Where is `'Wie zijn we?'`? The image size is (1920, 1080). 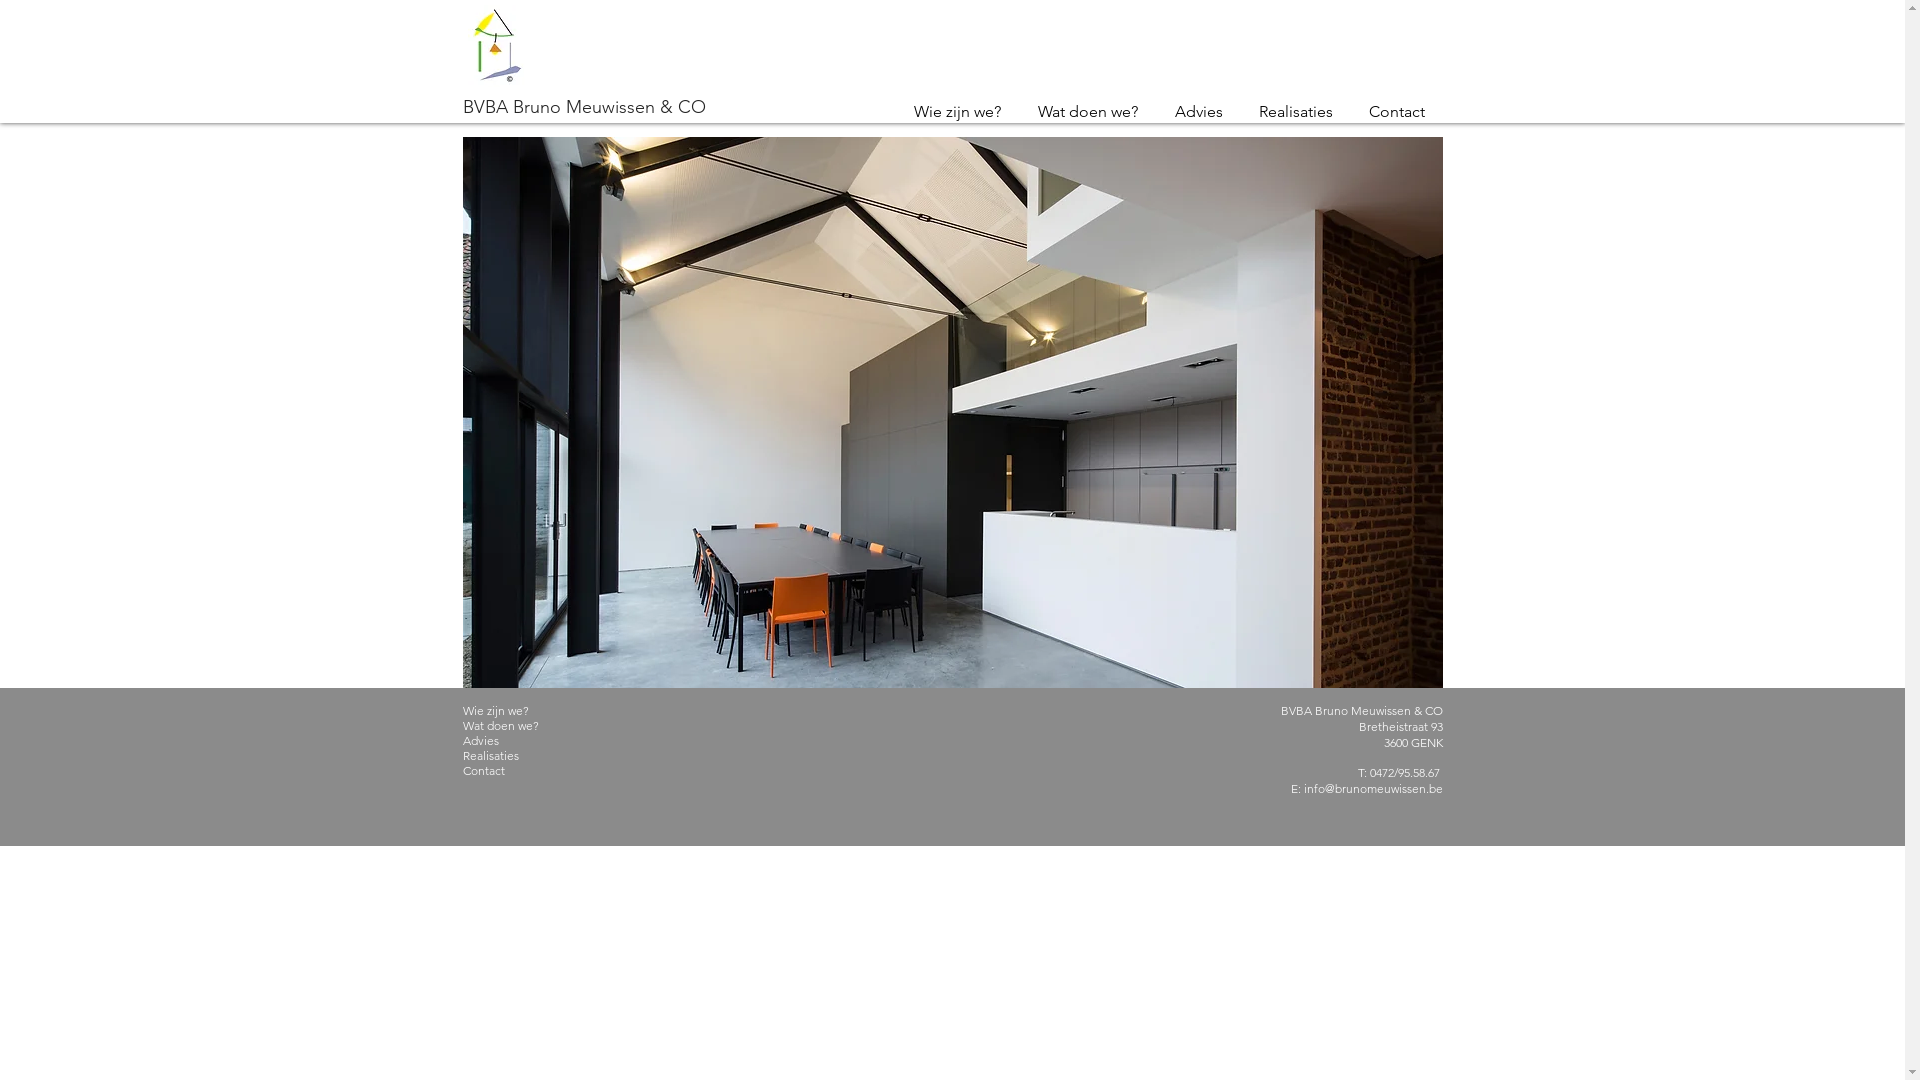
'Wie zijn we?' is located at coordinates (528, 709).